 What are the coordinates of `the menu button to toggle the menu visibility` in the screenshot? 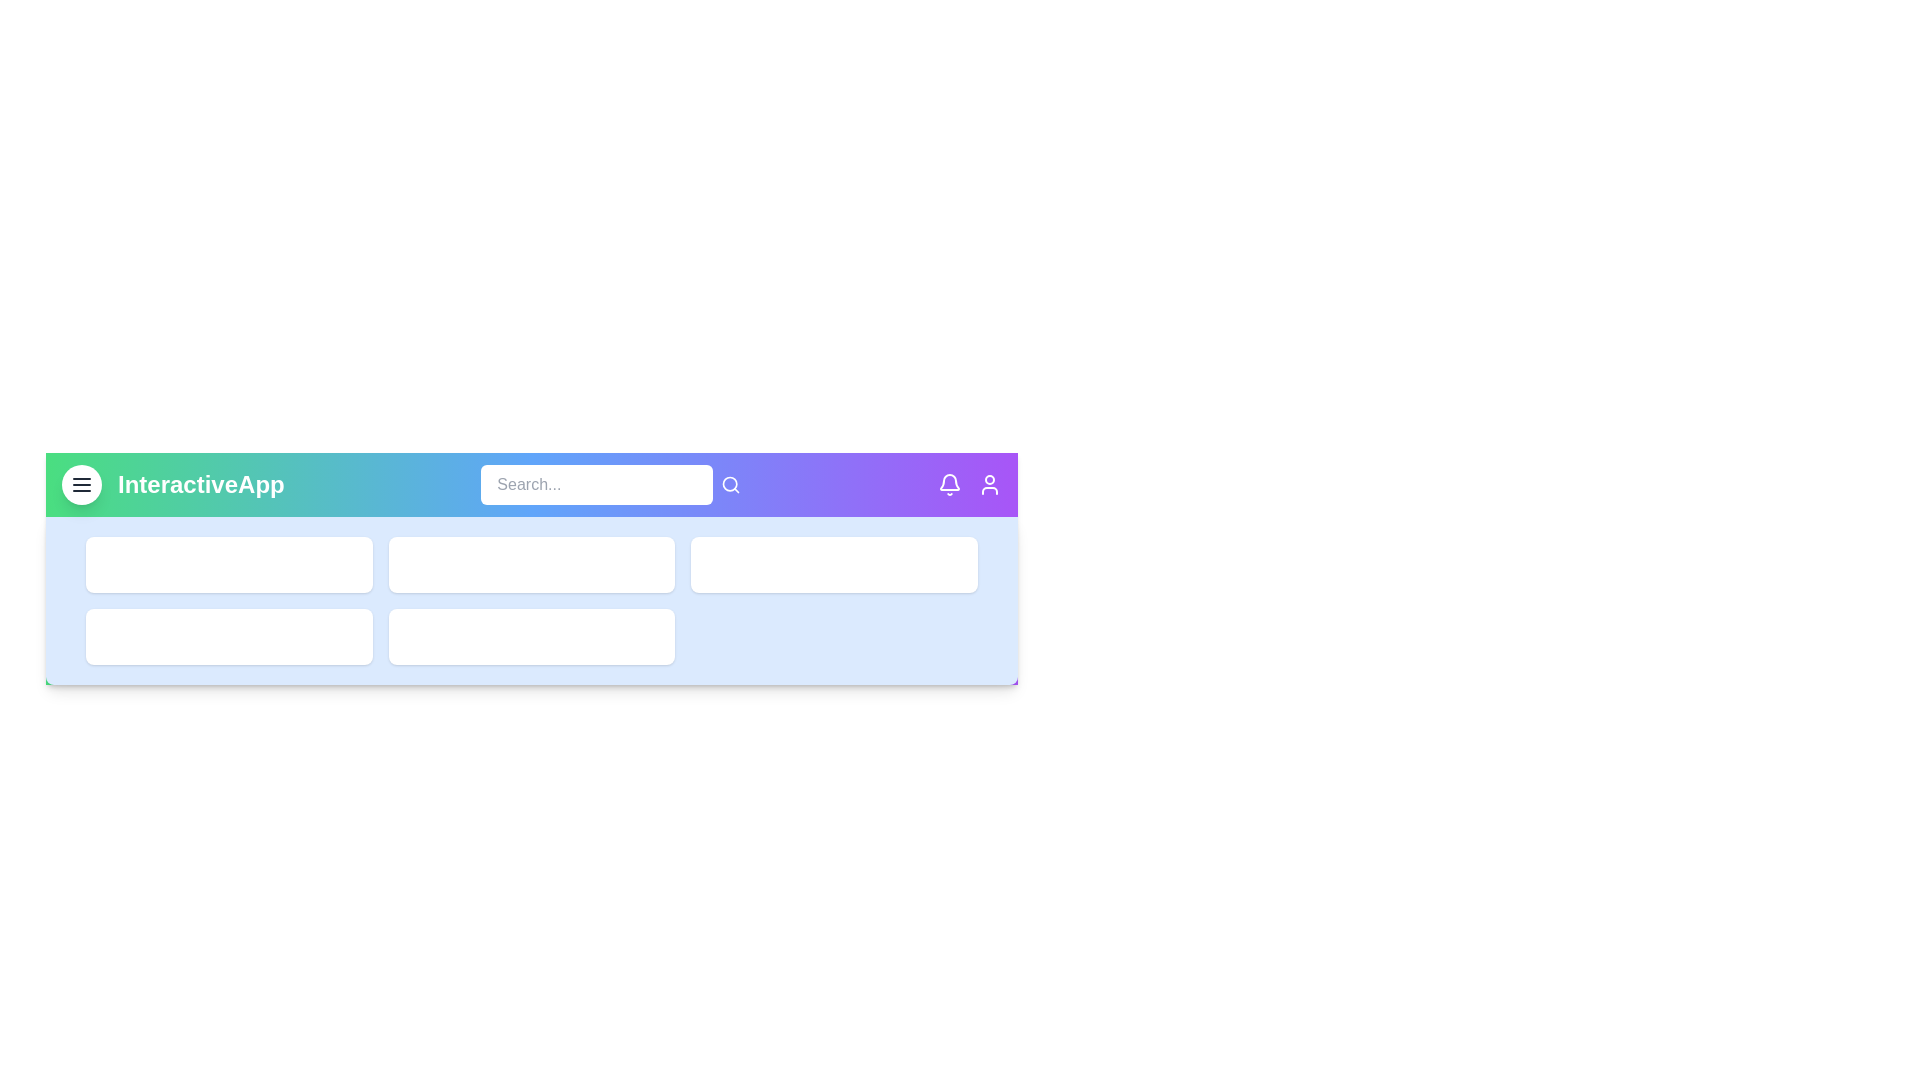 It's located at (80, 485).